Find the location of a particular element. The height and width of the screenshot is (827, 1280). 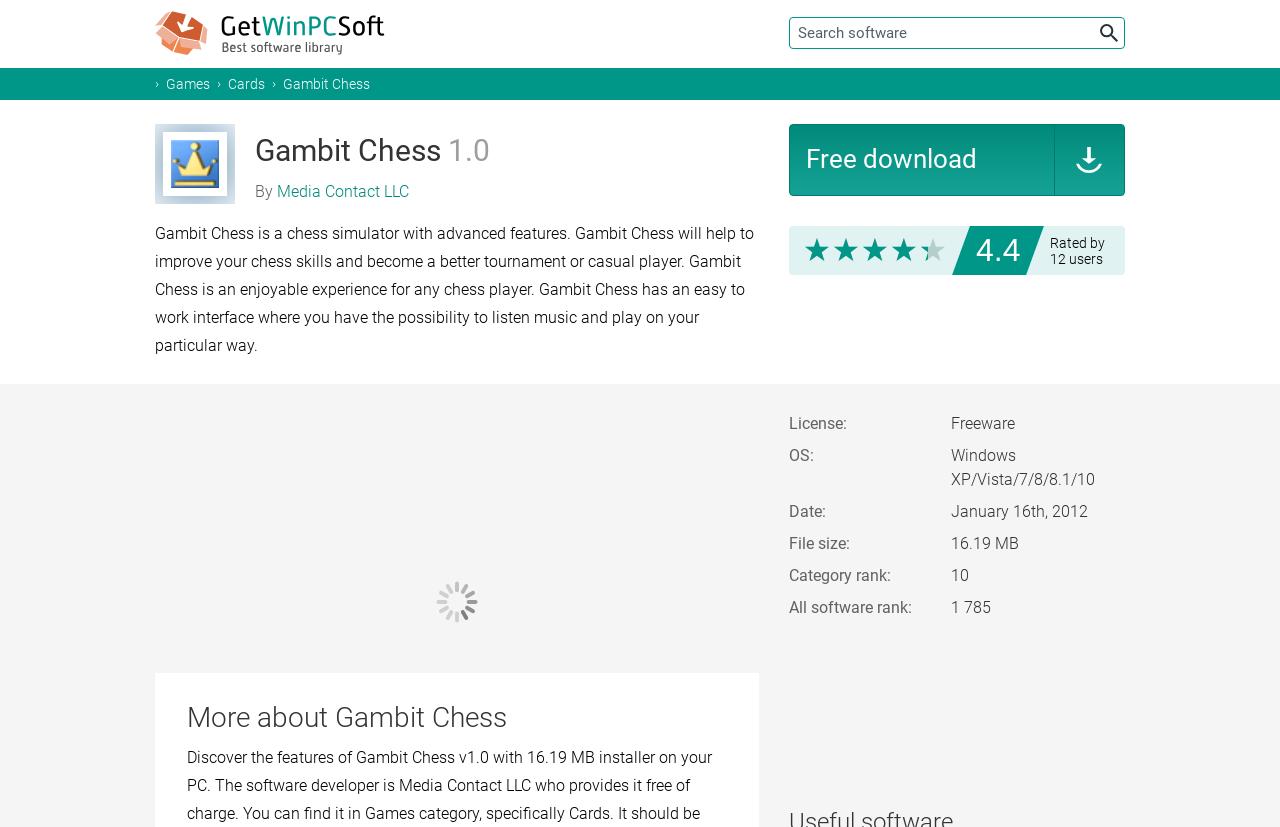

'Cards' is located at coordinates (227, 84).